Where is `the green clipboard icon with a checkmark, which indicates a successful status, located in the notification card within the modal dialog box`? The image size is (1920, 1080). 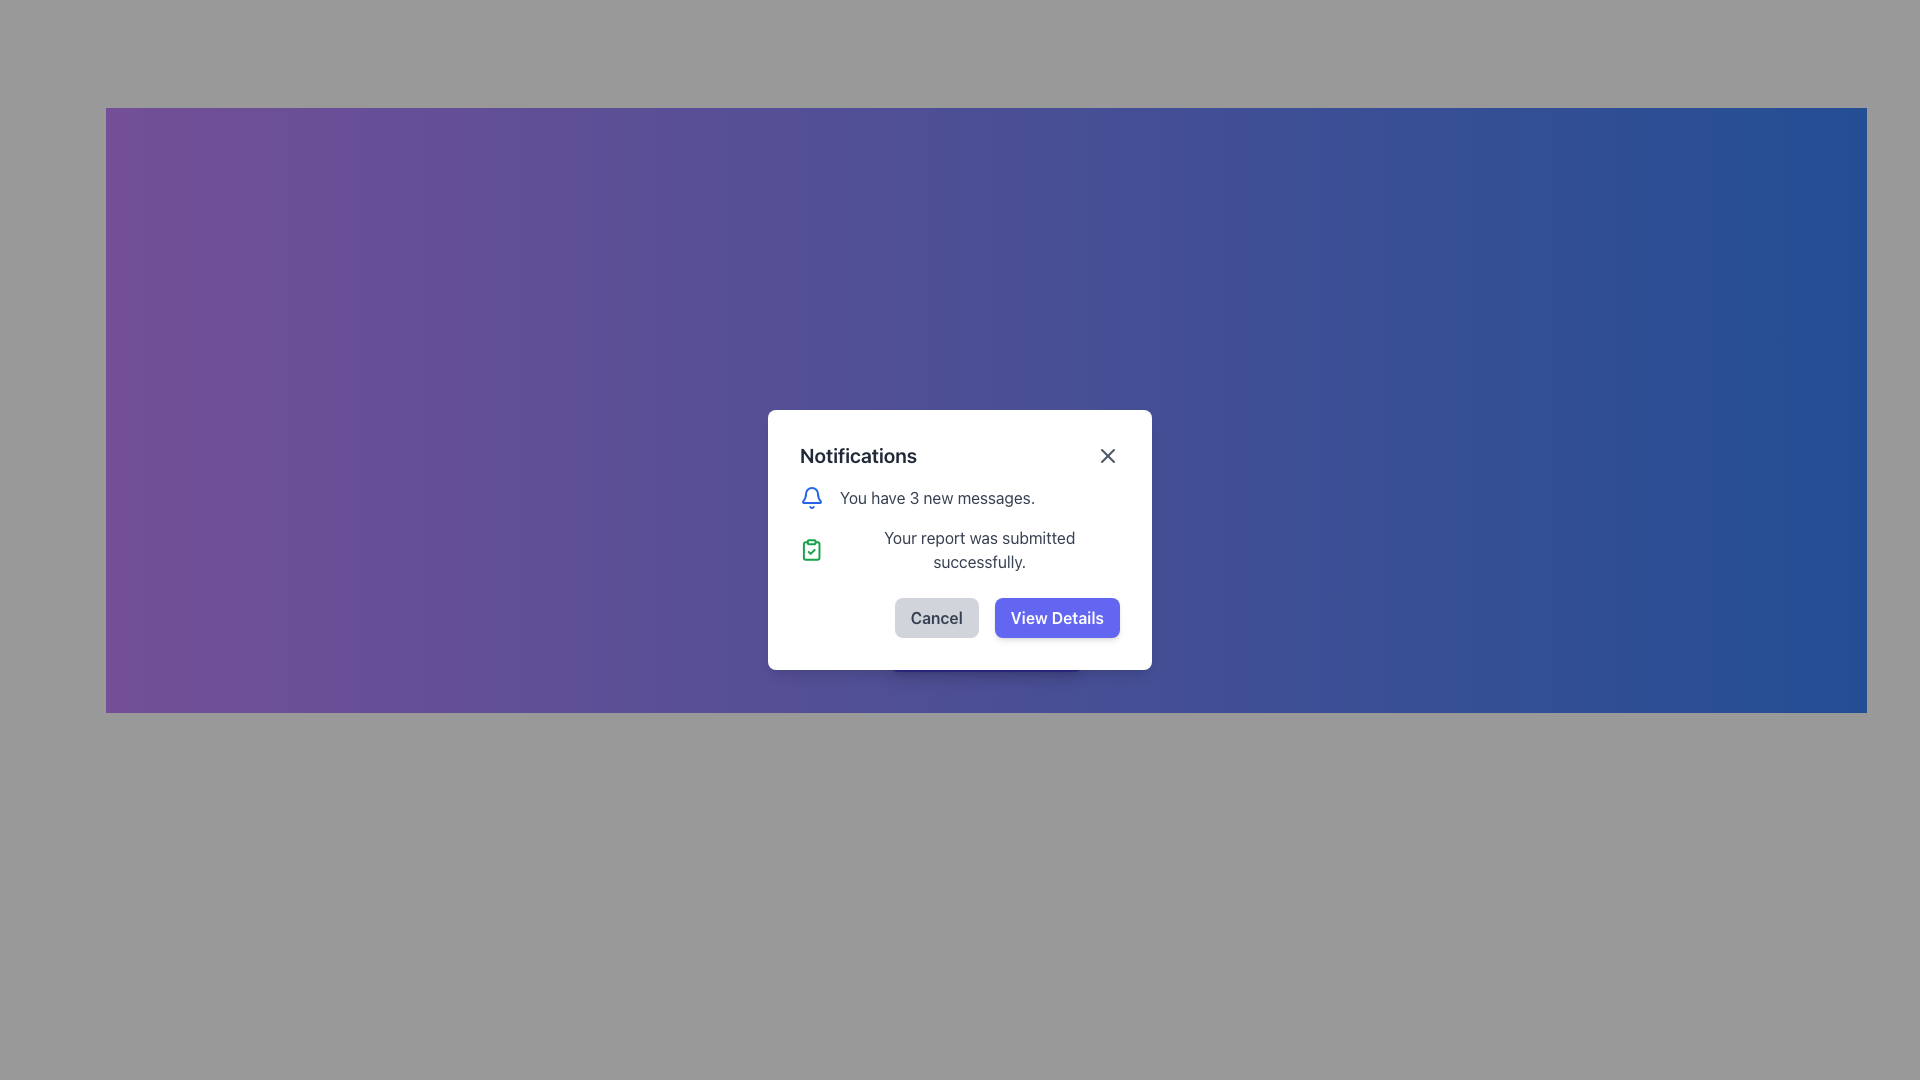 the green clipboard icon with a checkmark, which indicates a successful status, located in the notification card within the modal dialog box is located at coordinates (811, 550).